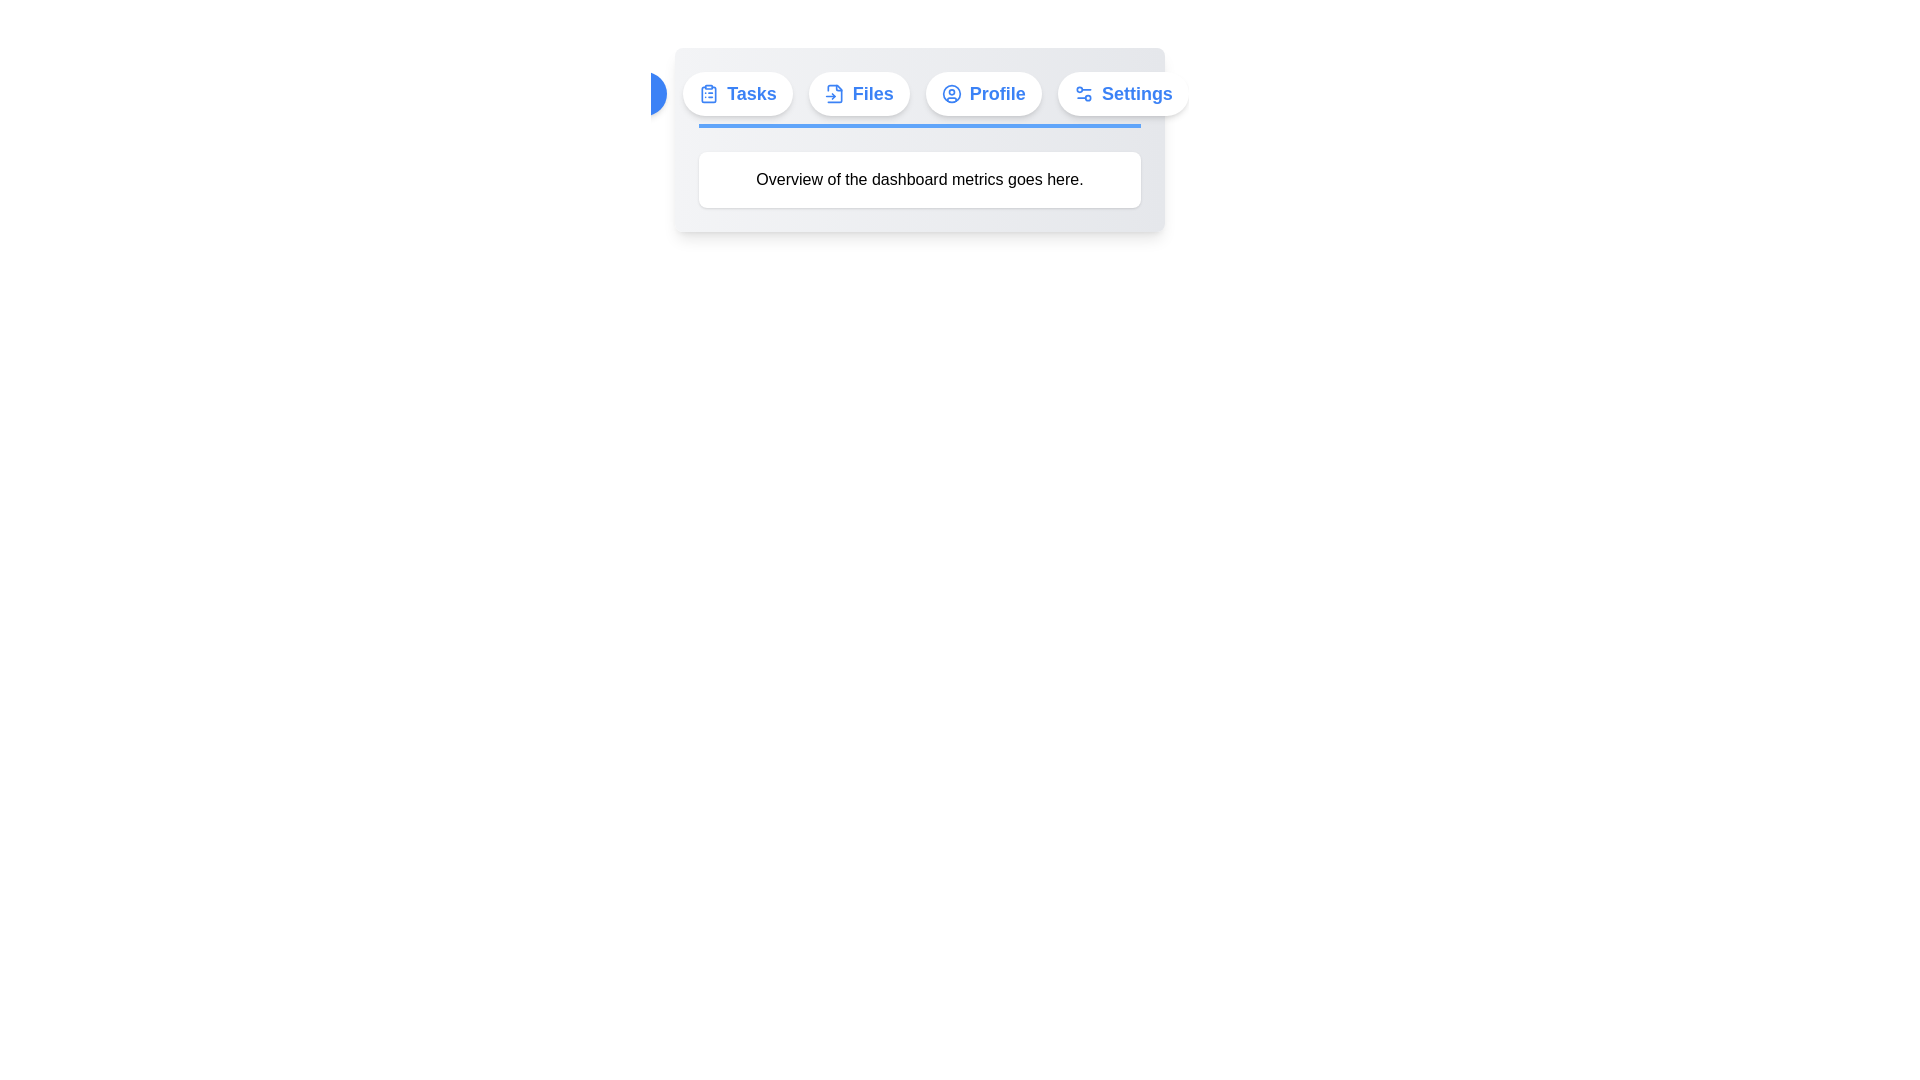 The height and width of the screenshot is (1080, 1920). I want to click on the document icon with an arrow, which is styled with a blue outline and positioned as the leftmost component inside the 'Files' button in the top menu bar, so click(834, 93).